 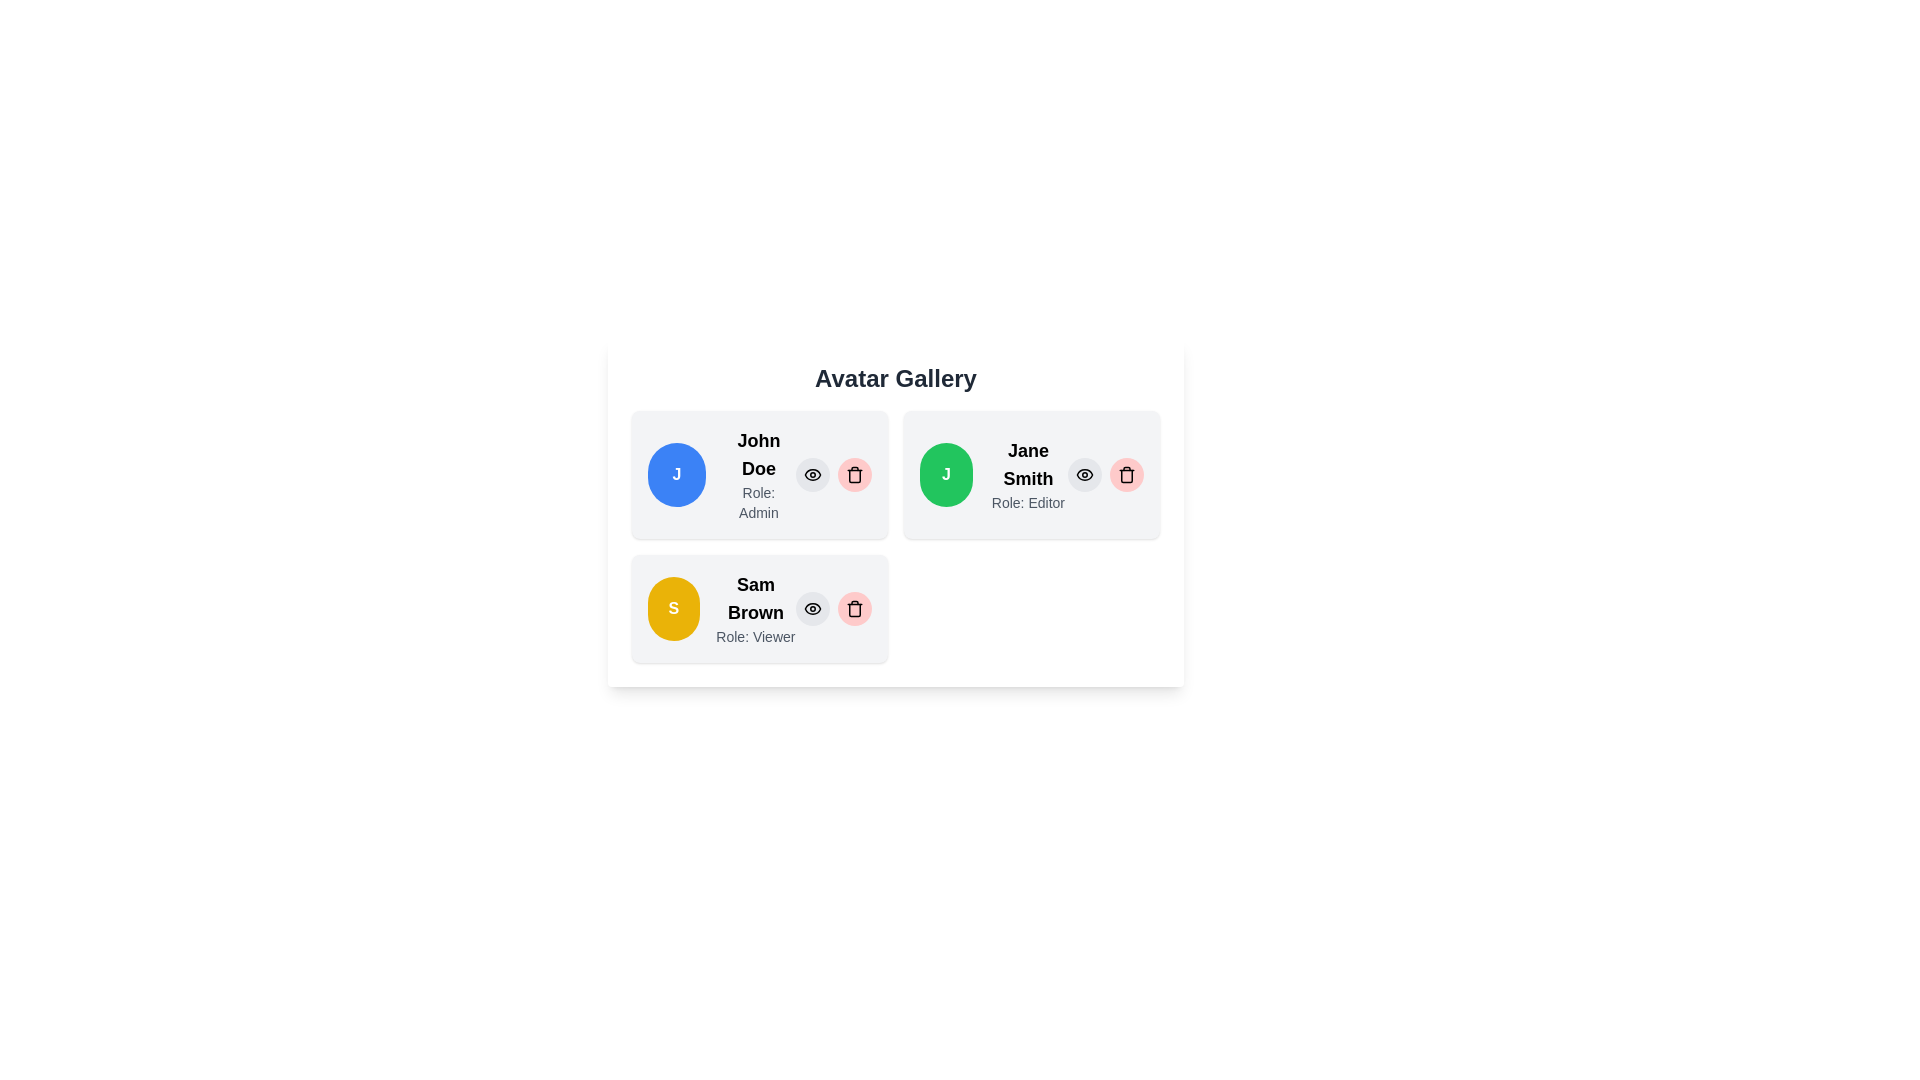 I want to click on the circular red button with a trashcan icon, located at the top-right of the card for user 'Jane Smith', positioned to the right of the eye icon button, so click(x=1127, y=474).